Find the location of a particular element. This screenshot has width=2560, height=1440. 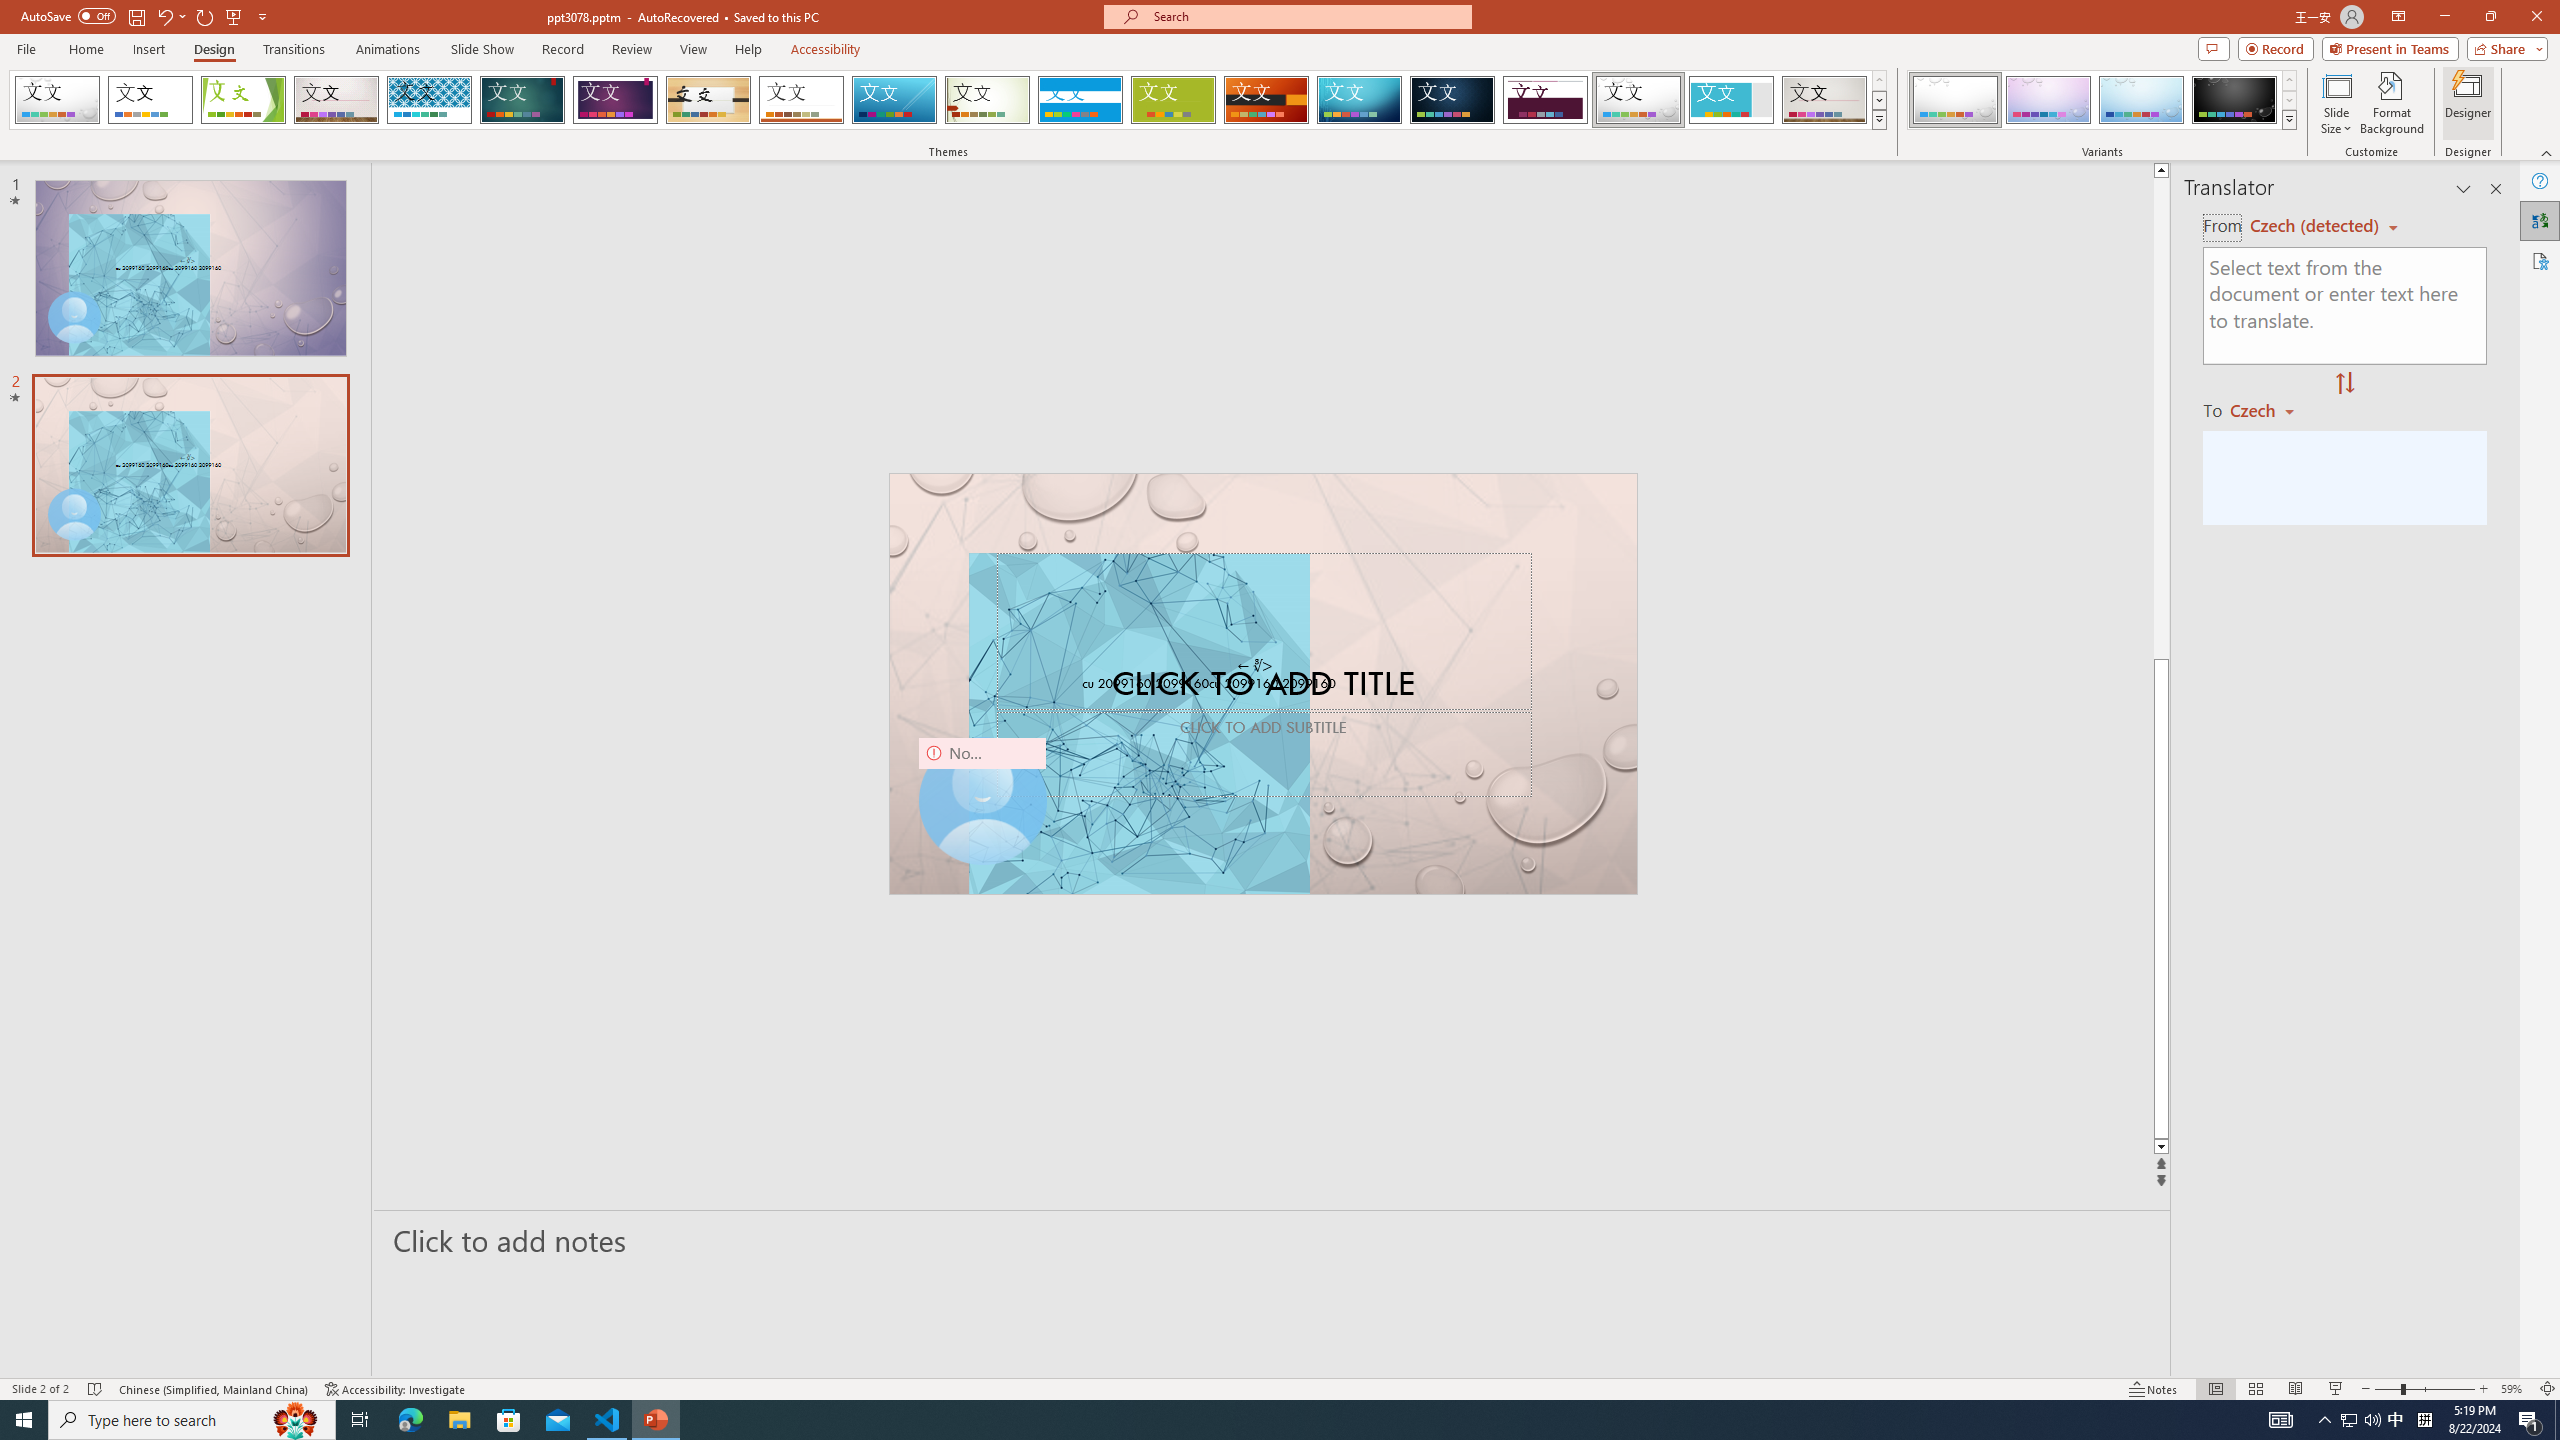

'Office Theme' is located at coordinates (150, 99).